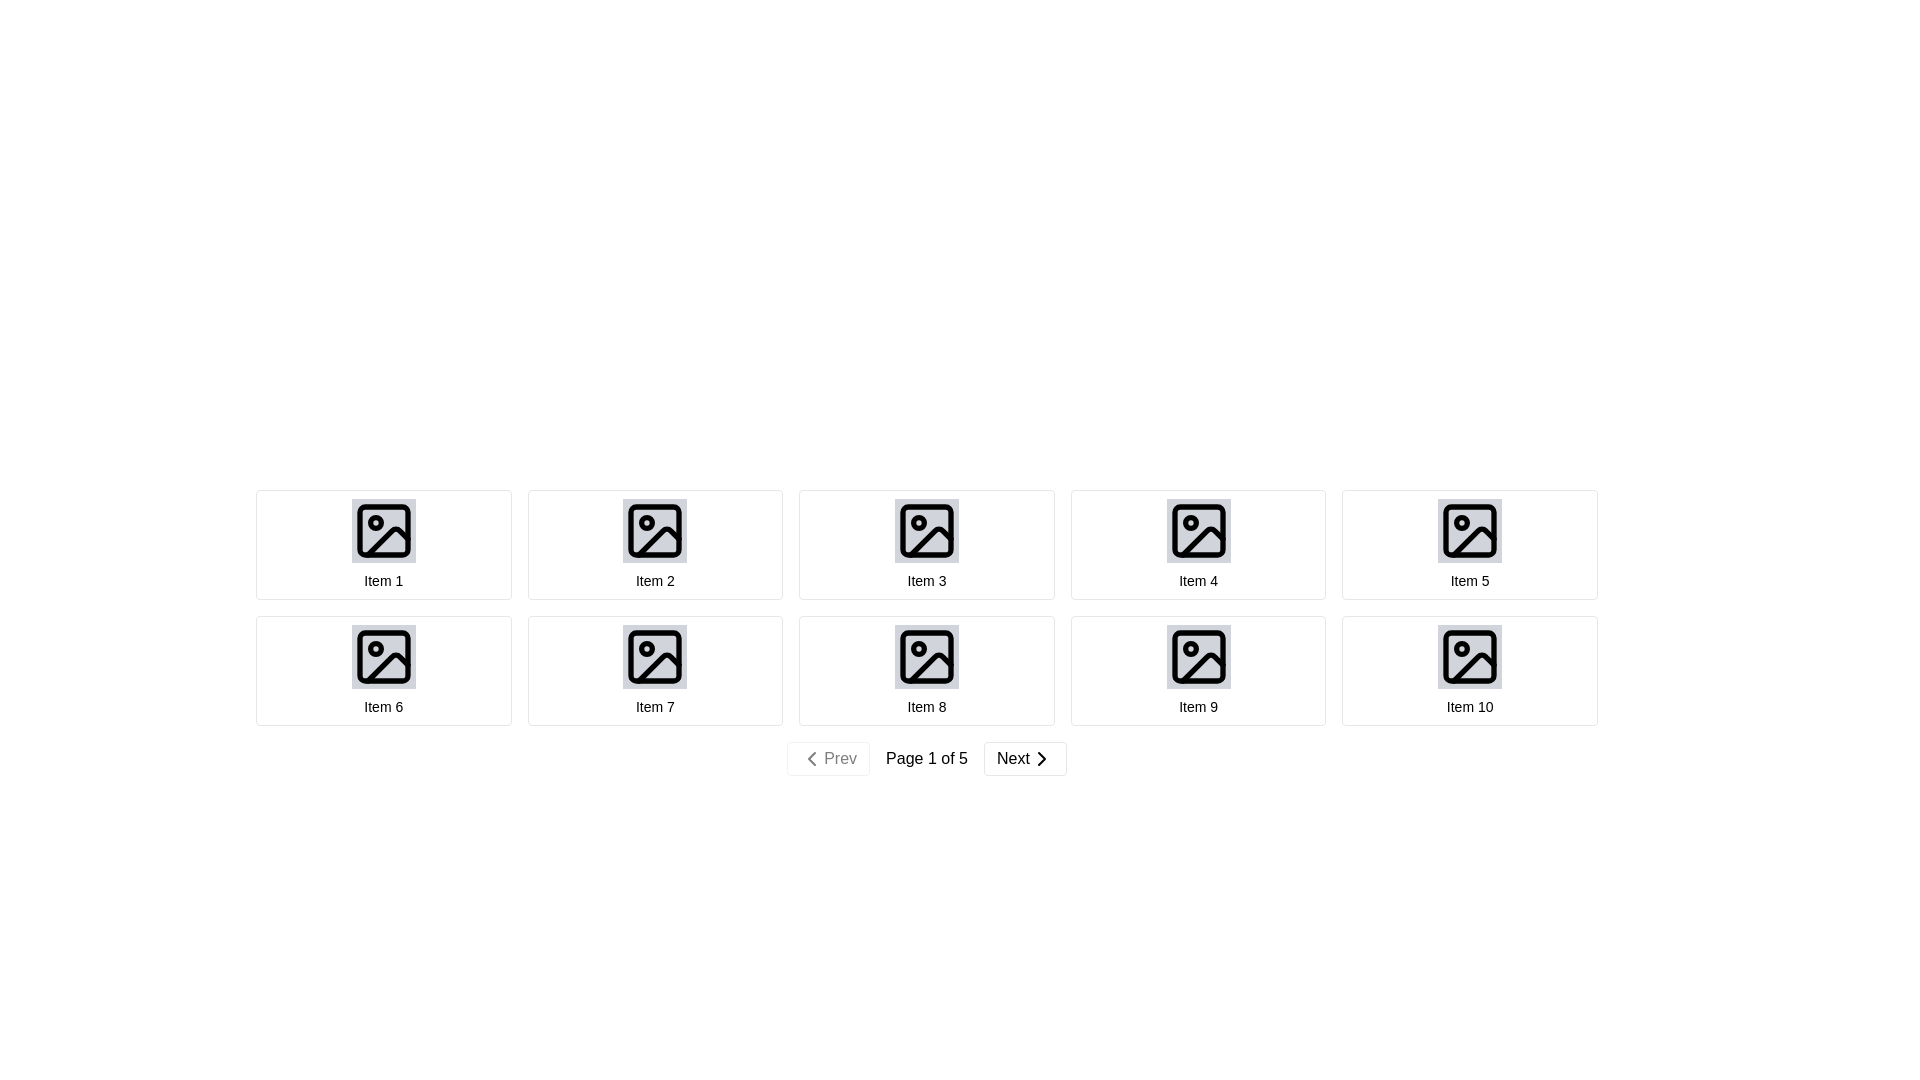  What do you see at coordinates (383, 544) in the screenshot?
I see `text or icon of the first item in the grid layout, which is represented by an icon and a label located at the top left corner of the grid` at bounding box center [383, 544].